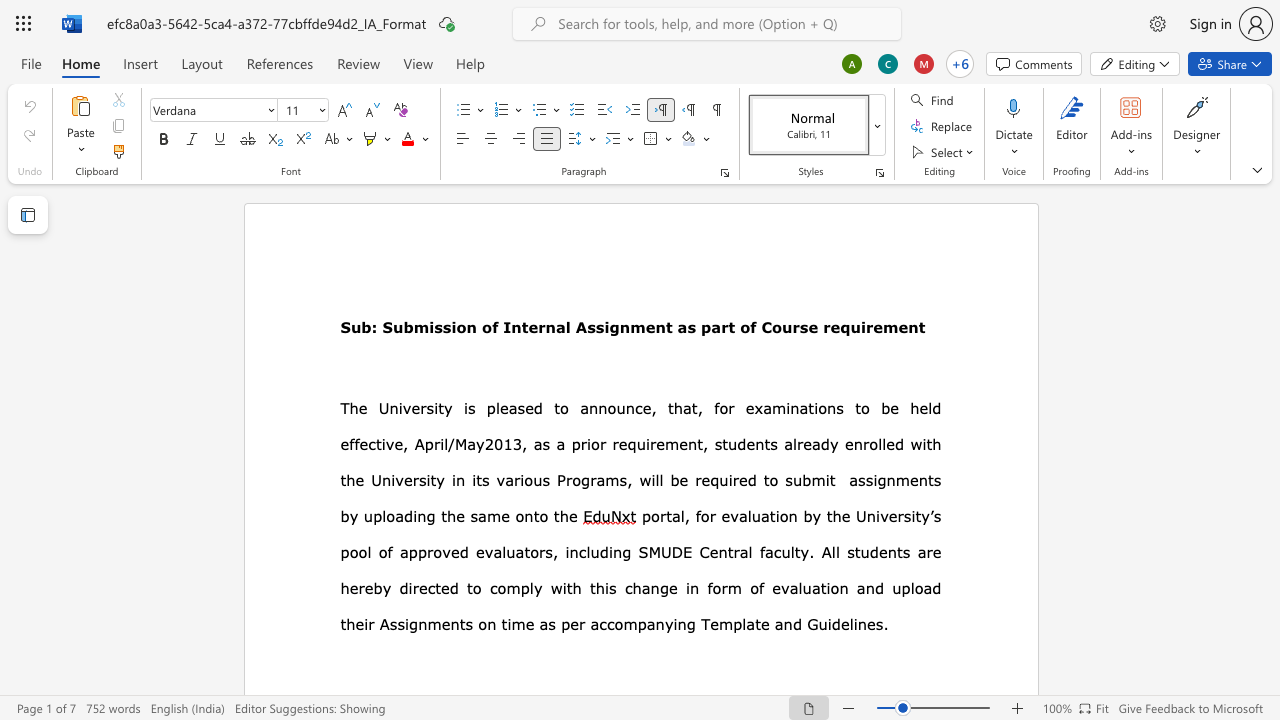 Image resolution: width=1280 pixels, height=720 pixels. What do you see at coordinates (540, 515) in the screenshot?
I see `the space between the continuous character "t" and "o" in the text` at bounding box center [540, 515].